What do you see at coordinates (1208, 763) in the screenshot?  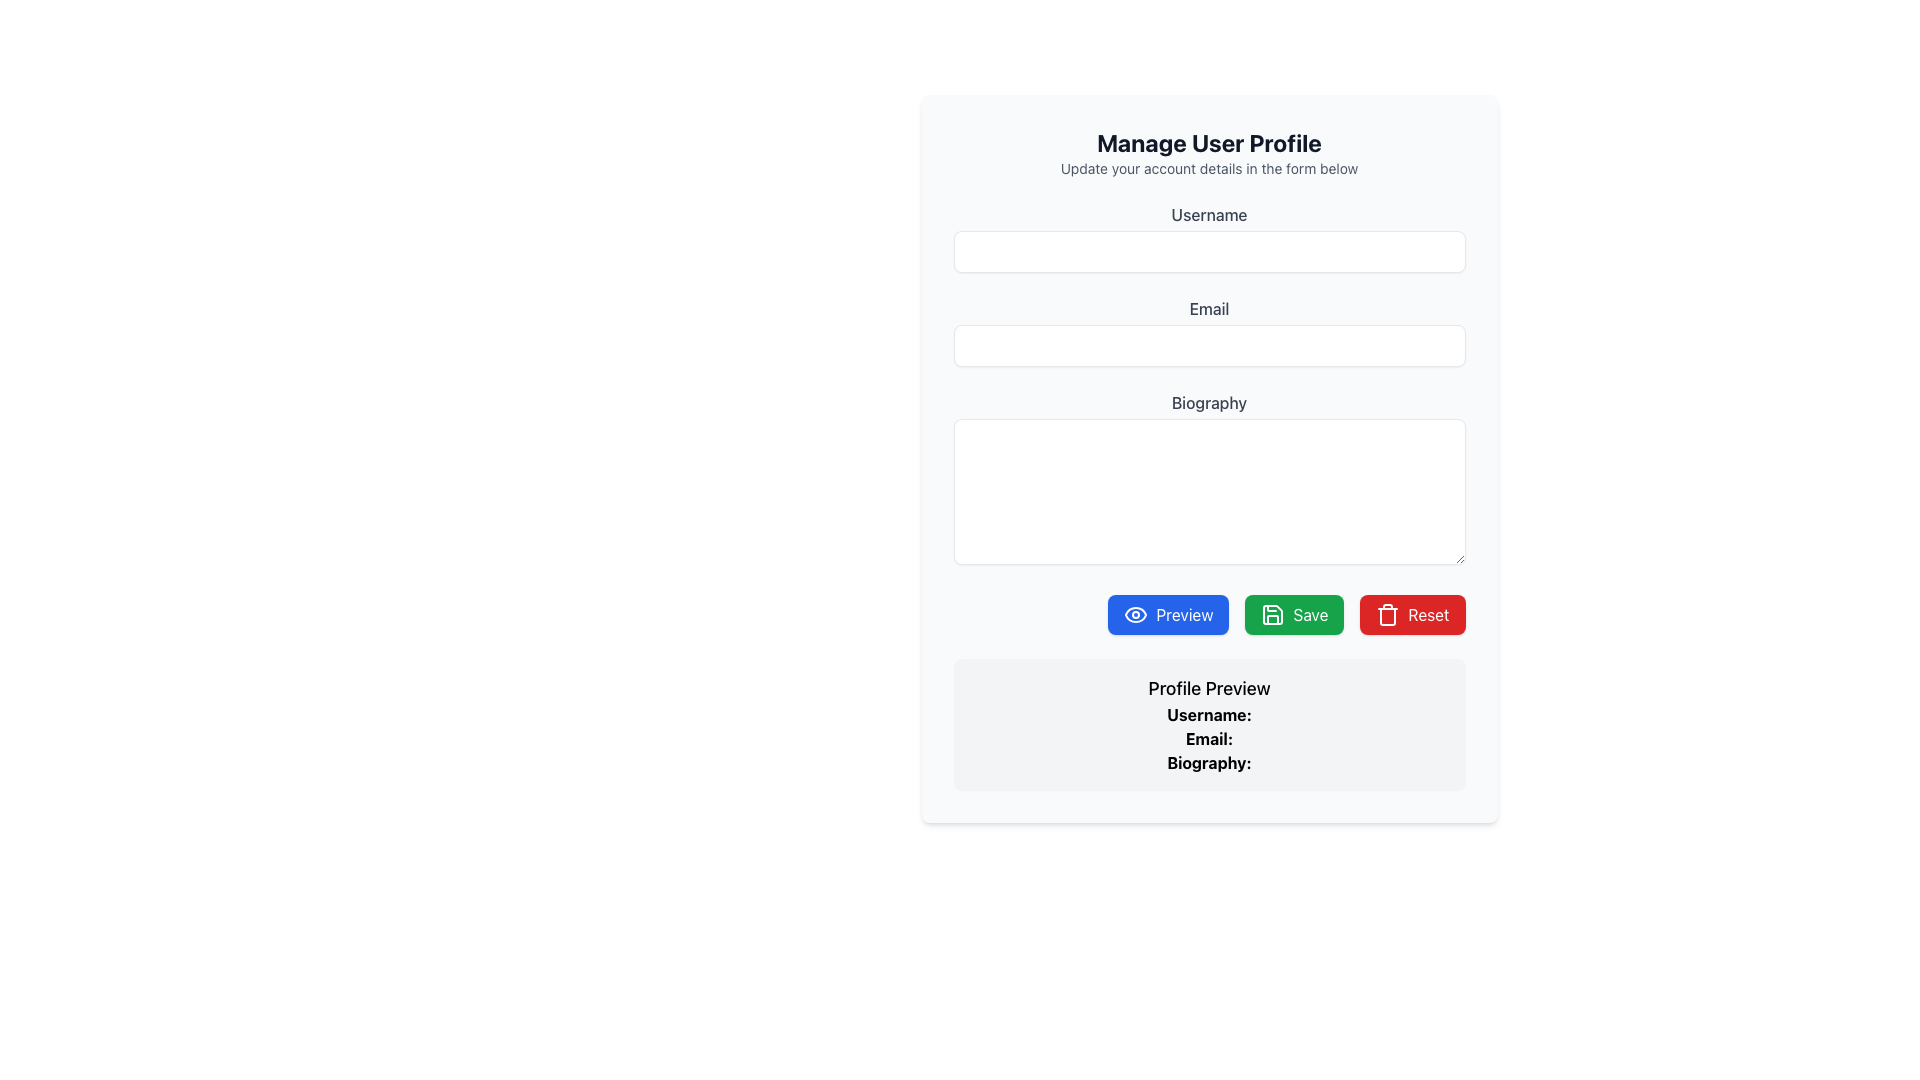 I see `the 'Biography' text label in the profile preview section, located at the bottom-middle part of the main interface, beneath the 'Email:' label` at bounding box center [1208, 763].